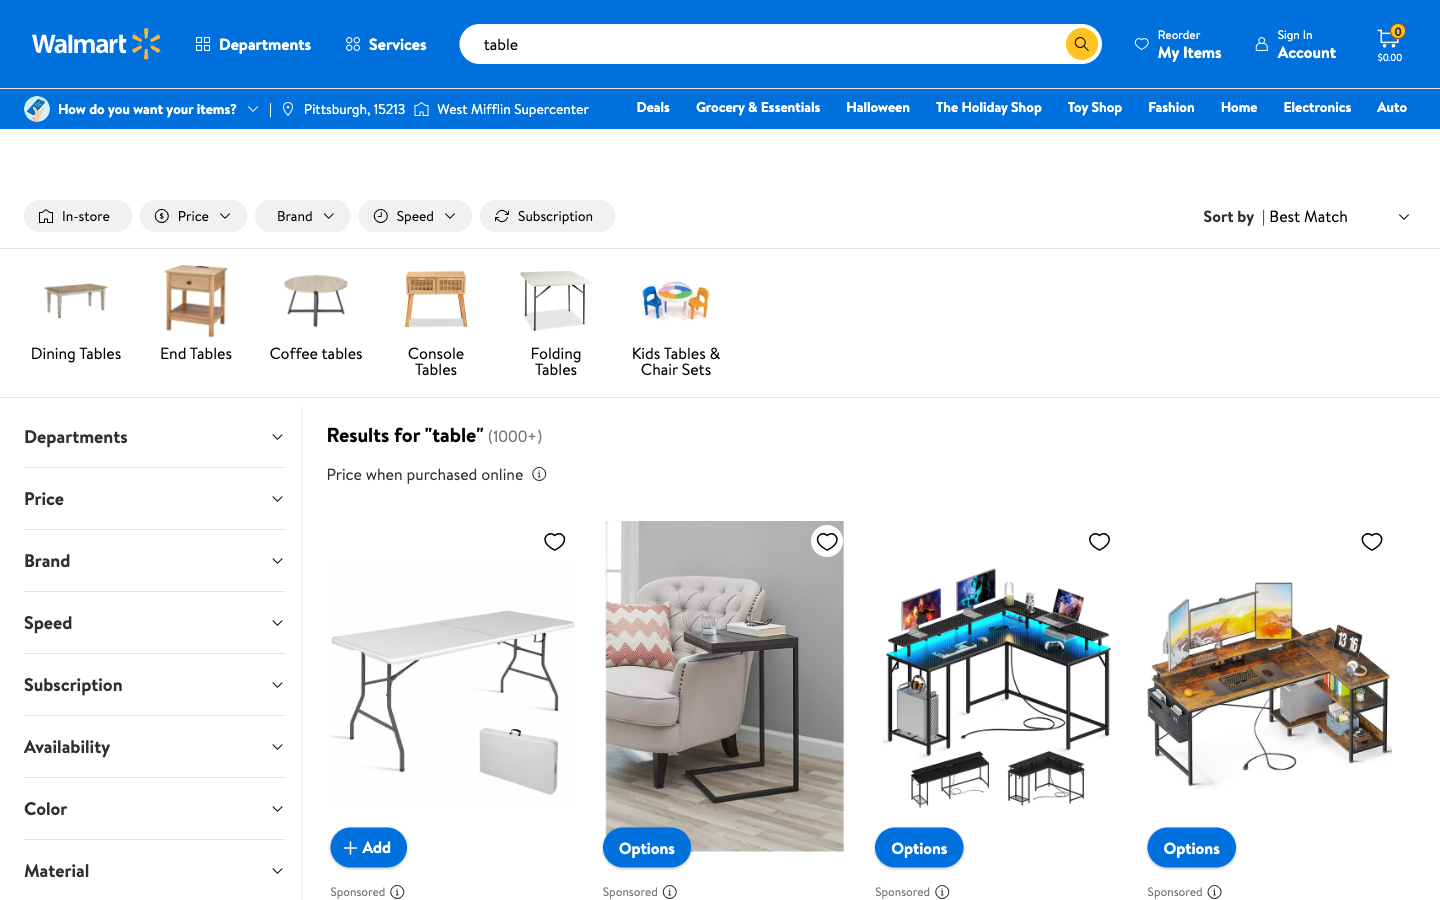  I want to click on To reach the homepage, press on the Walmart symbol, so click(97, 43).